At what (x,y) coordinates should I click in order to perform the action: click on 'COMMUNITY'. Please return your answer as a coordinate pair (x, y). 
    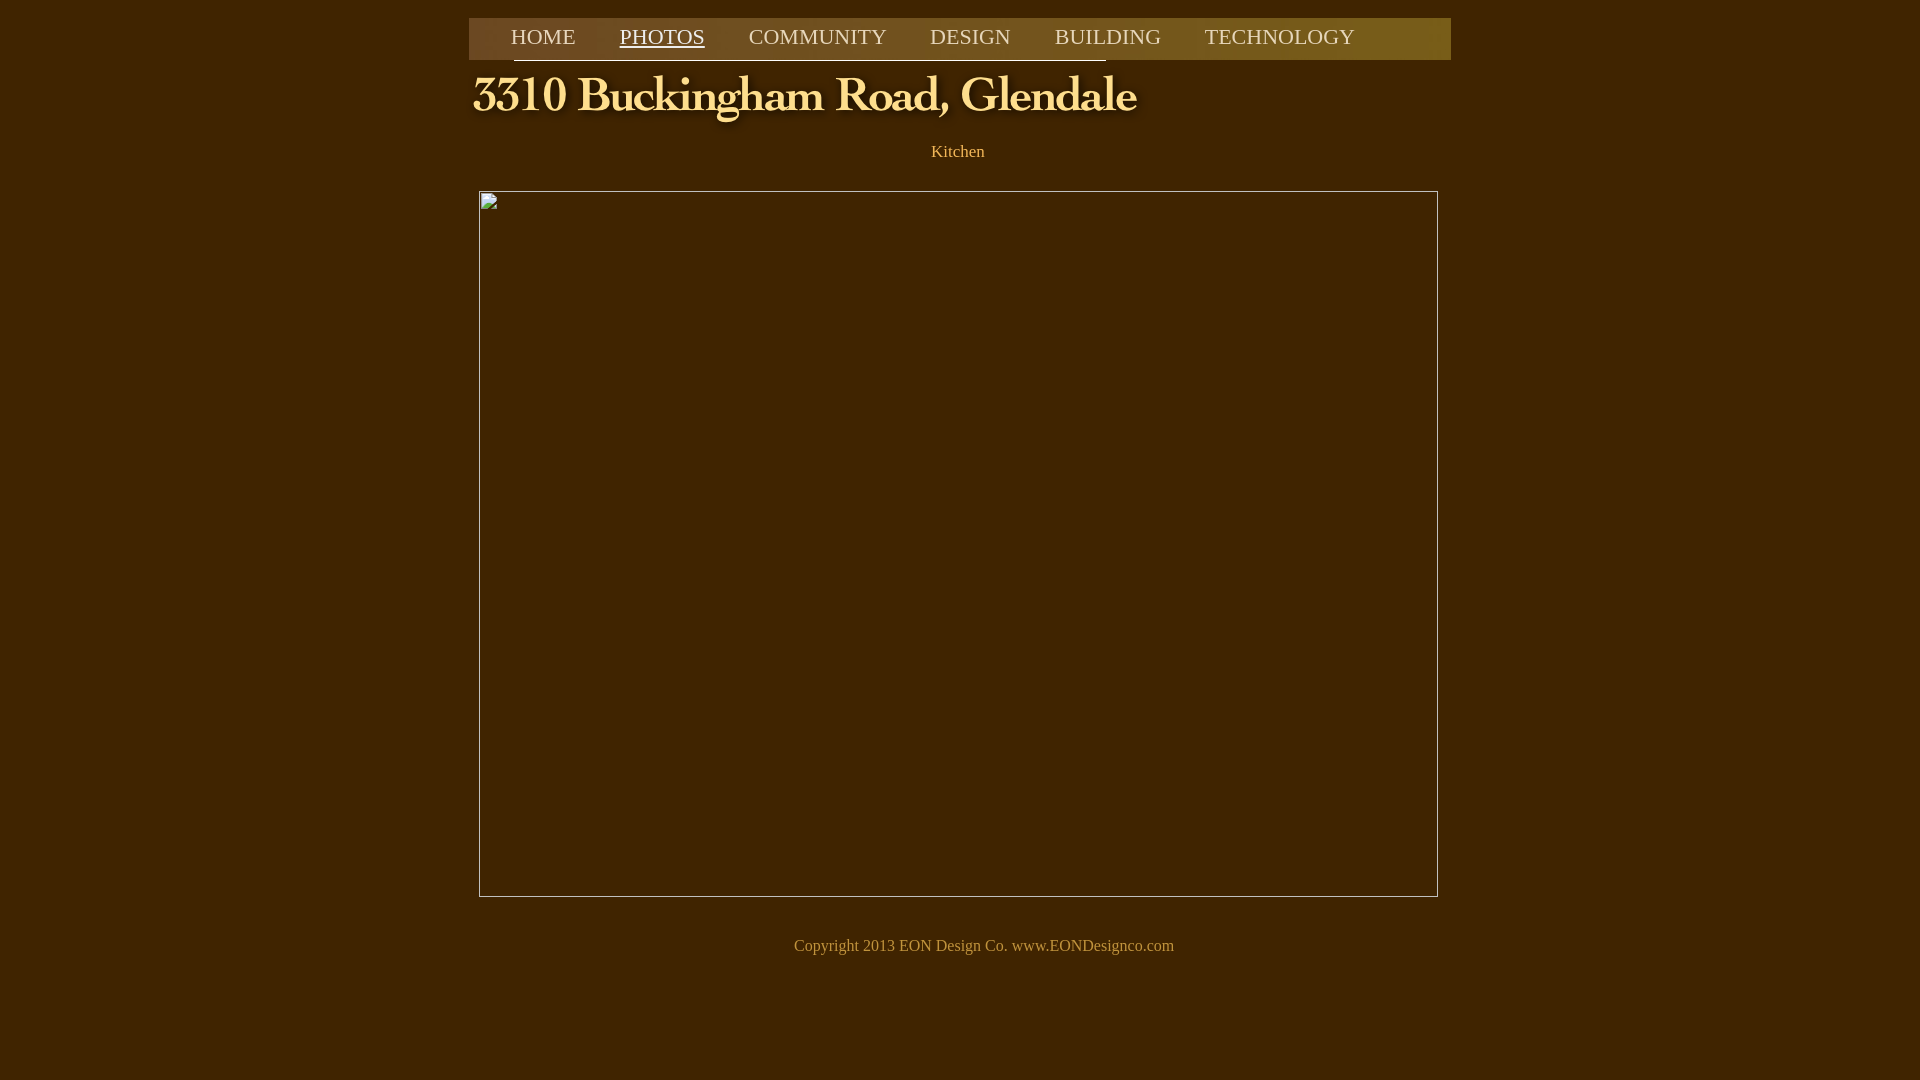
    Looking at the image, I should click on (817, 36).